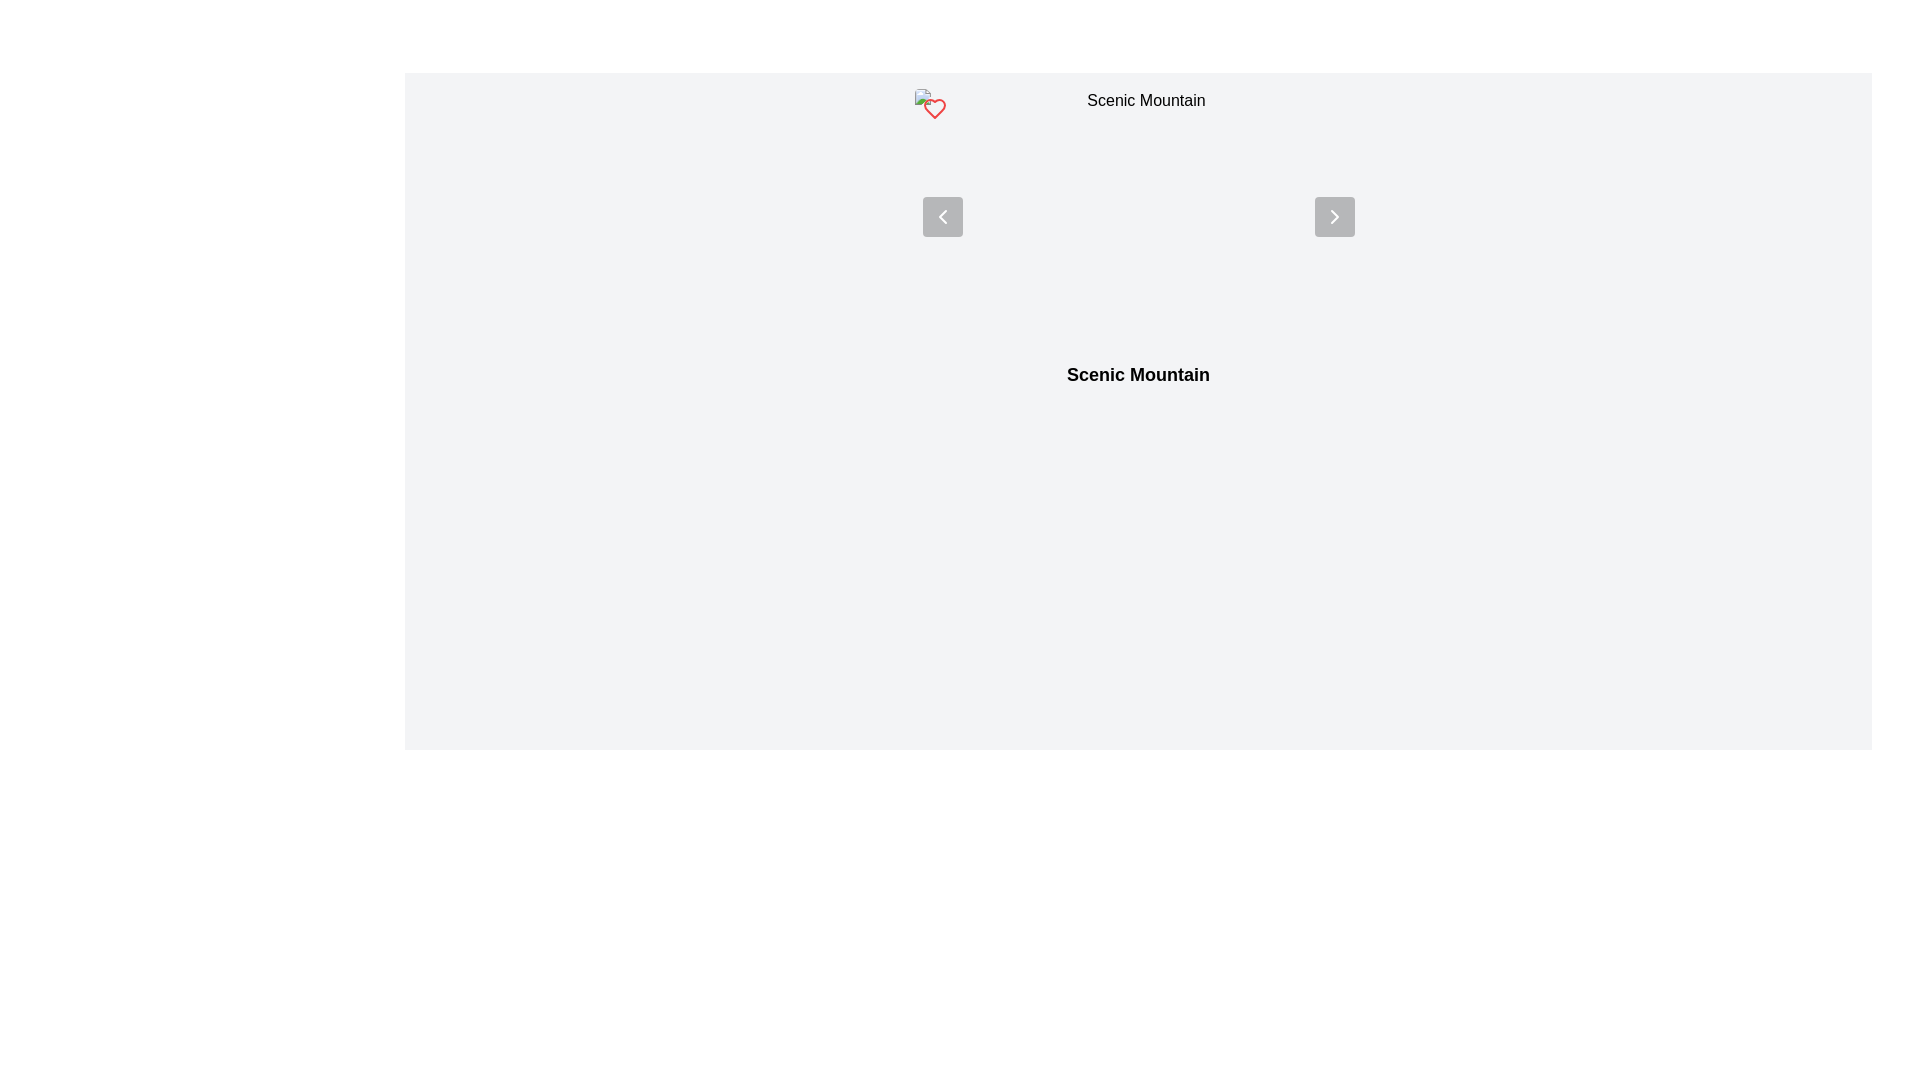 This screenshot has height=1080, width=1920. Describe the element at coordinates (1334, 216) in the screenshot. I see `the interactive button with the embedded chevron icon located near the top right of the interface` at that location.